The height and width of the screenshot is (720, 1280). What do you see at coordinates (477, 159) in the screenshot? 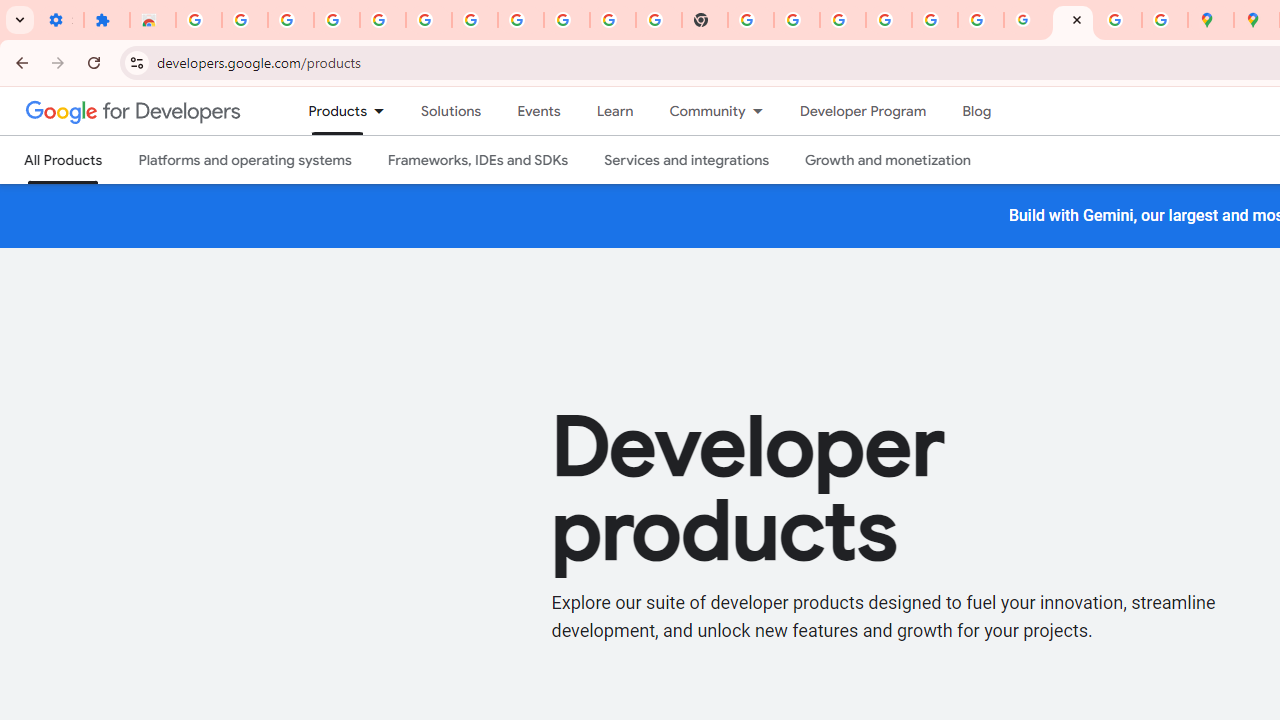
I see `'Frameworks, IDEs and SDKs'` at bounding box center [477, 159].